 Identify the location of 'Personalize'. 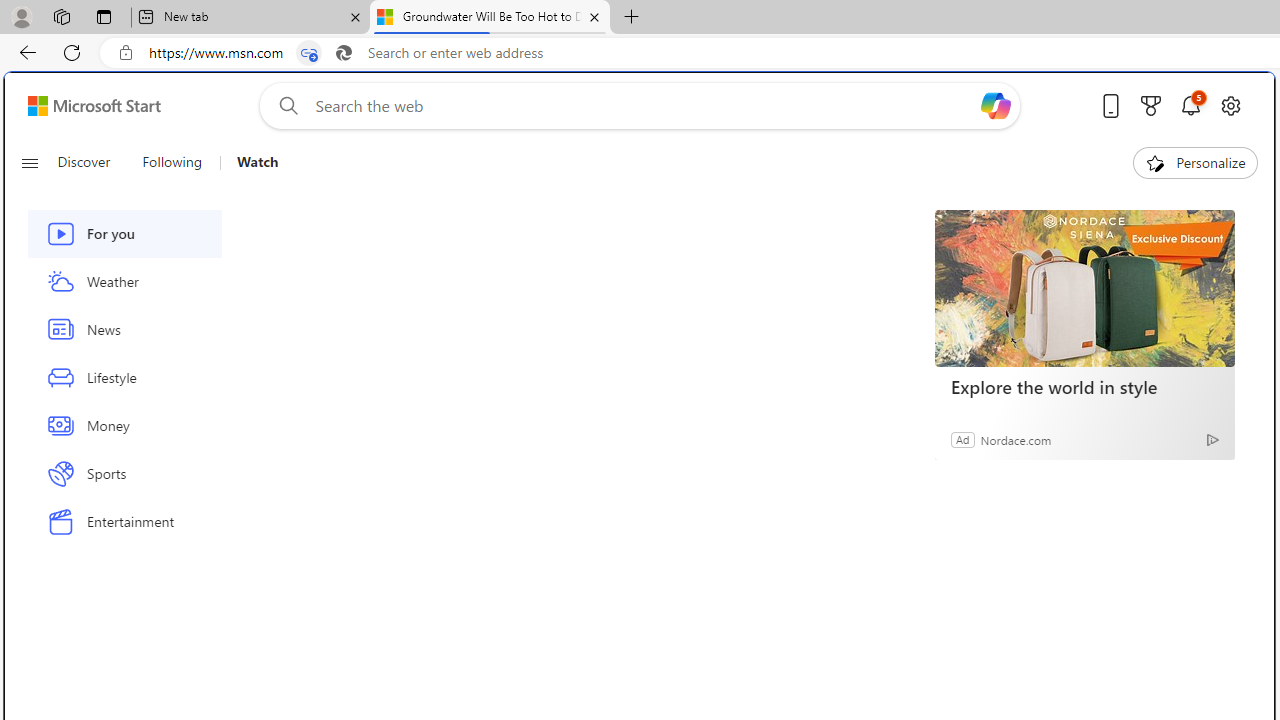
(1195, 162).